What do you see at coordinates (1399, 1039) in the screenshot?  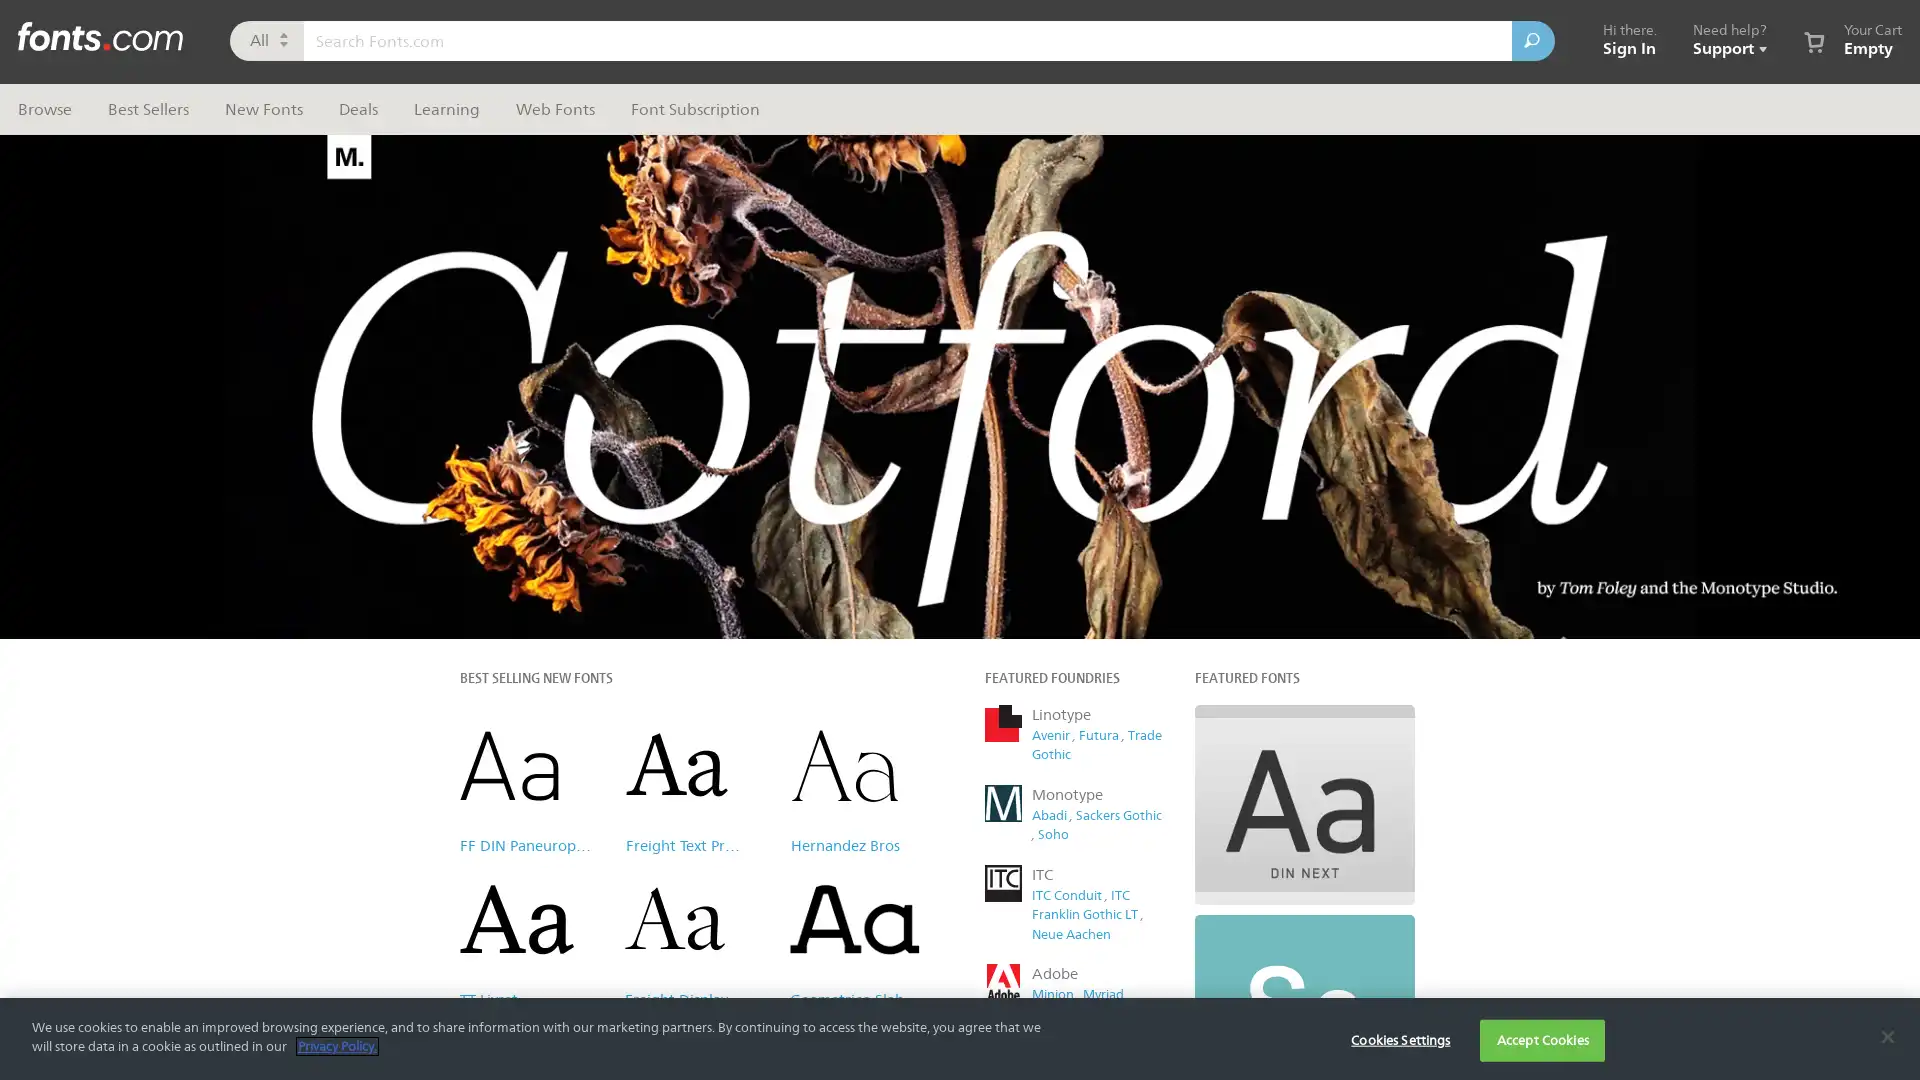 I see `Cookies Settings` at bounding box center [1399, 1039].